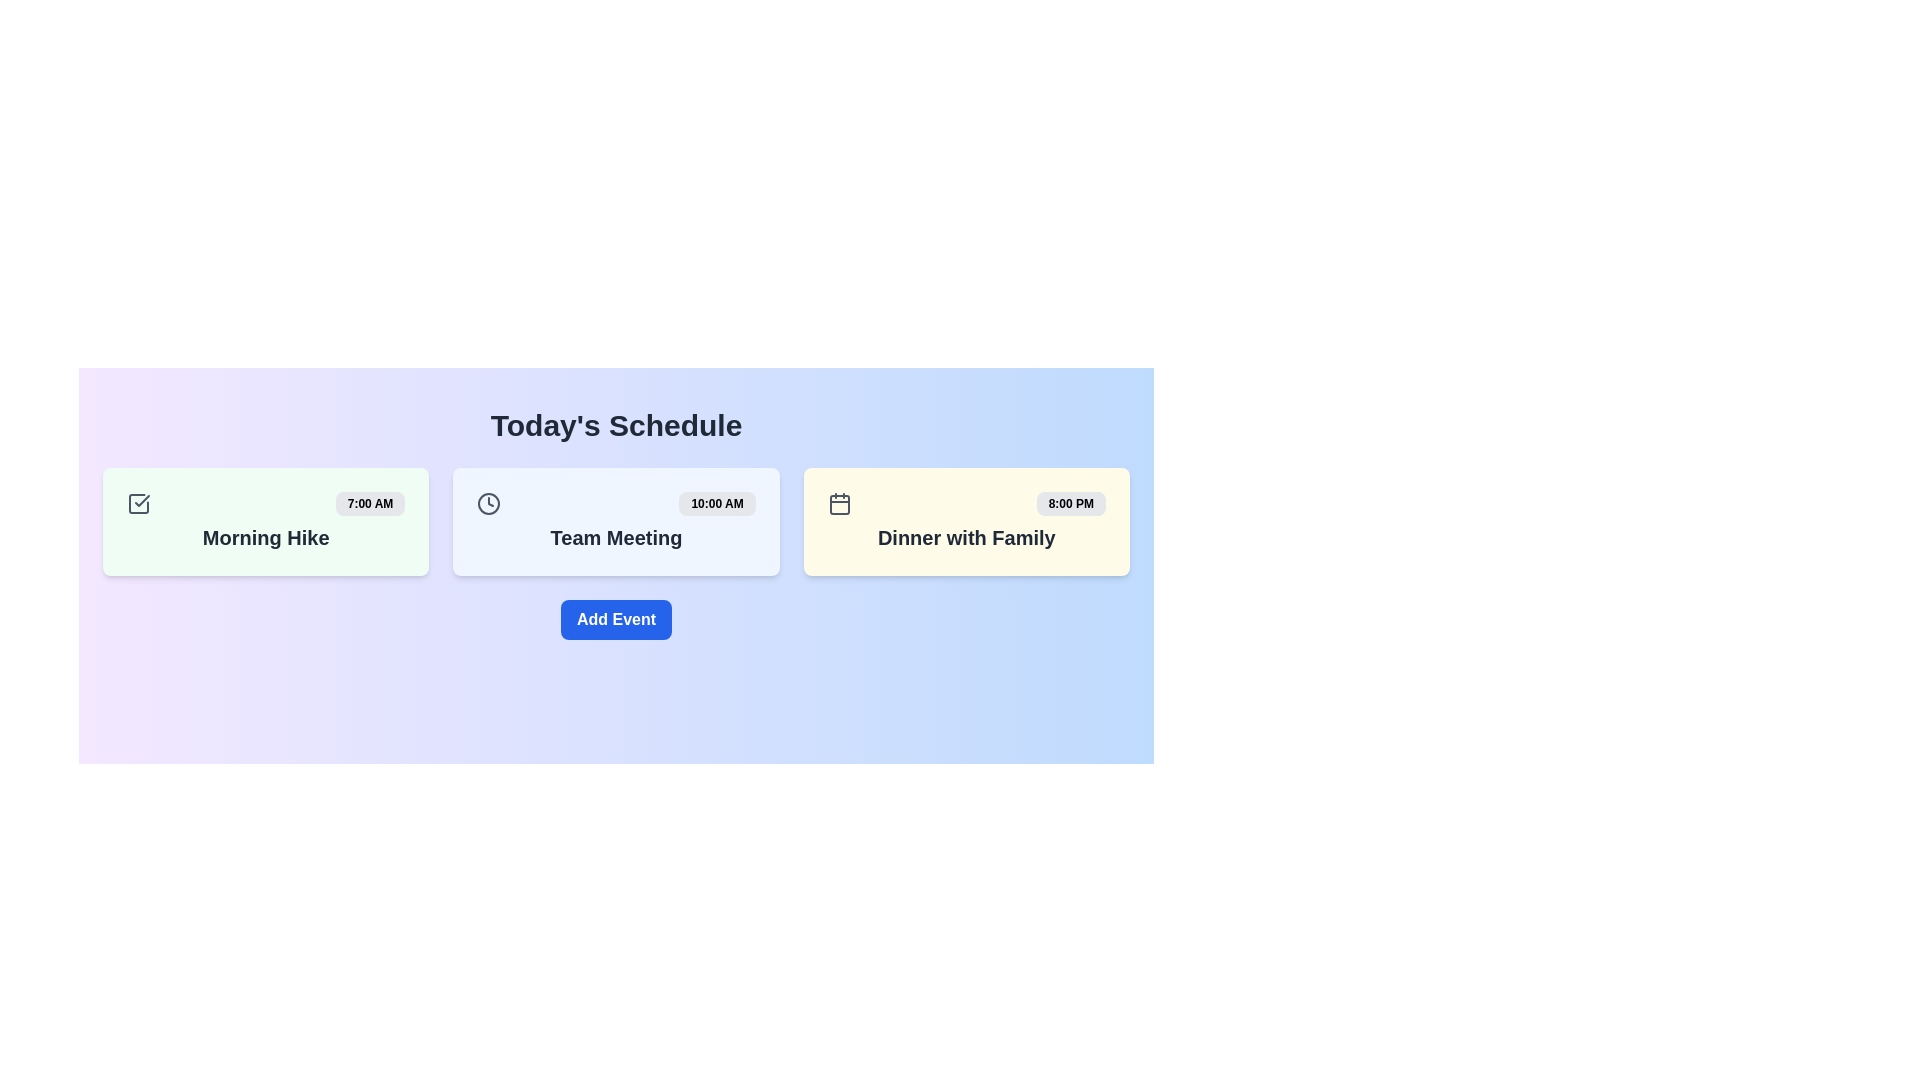 Image resolution: width=1920 pixels, height=1080 pixels. I want to click on text label describing the title or subject line of the meeting event, which is centrally positioned beneath the '10:00 AM' time label within the event card, so click(615, 536).